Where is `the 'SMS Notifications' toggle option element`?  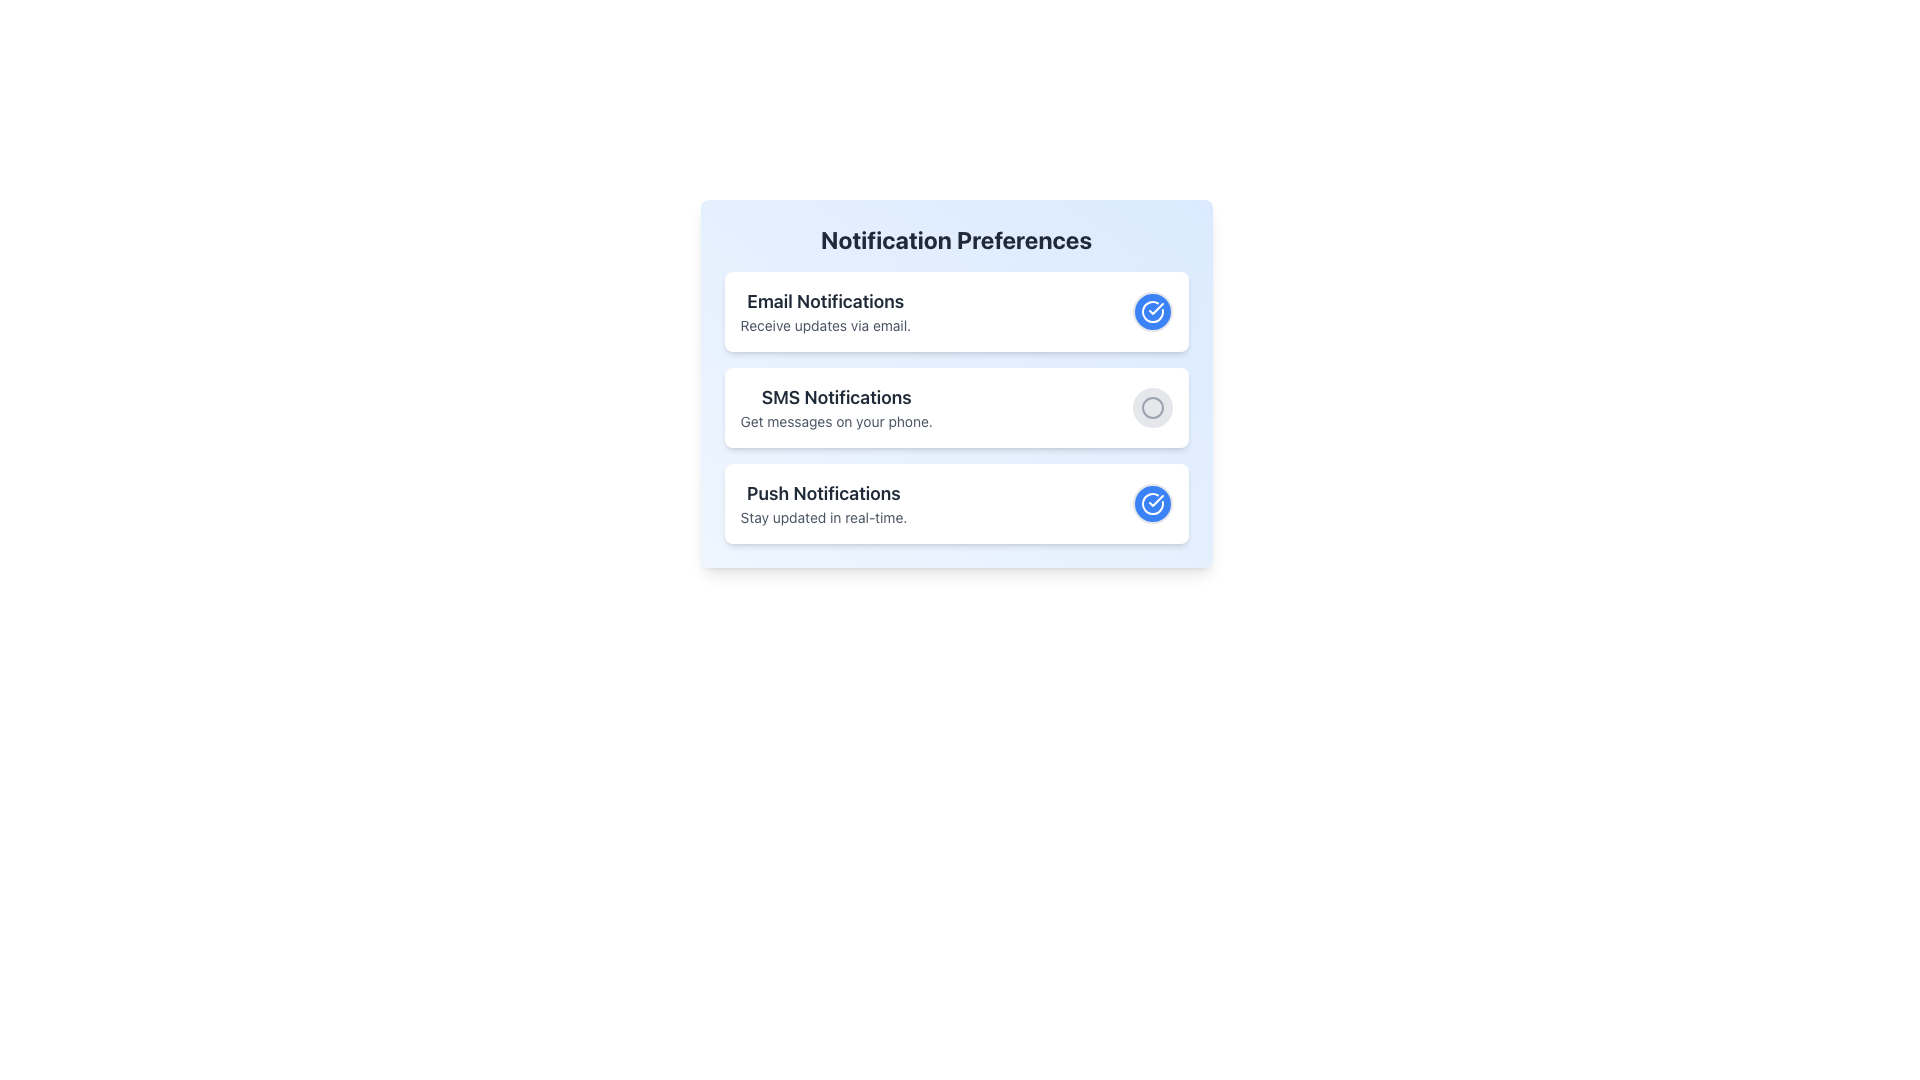 the 'SMS Notifications' toggle option element is located at coordinates (955, 407).